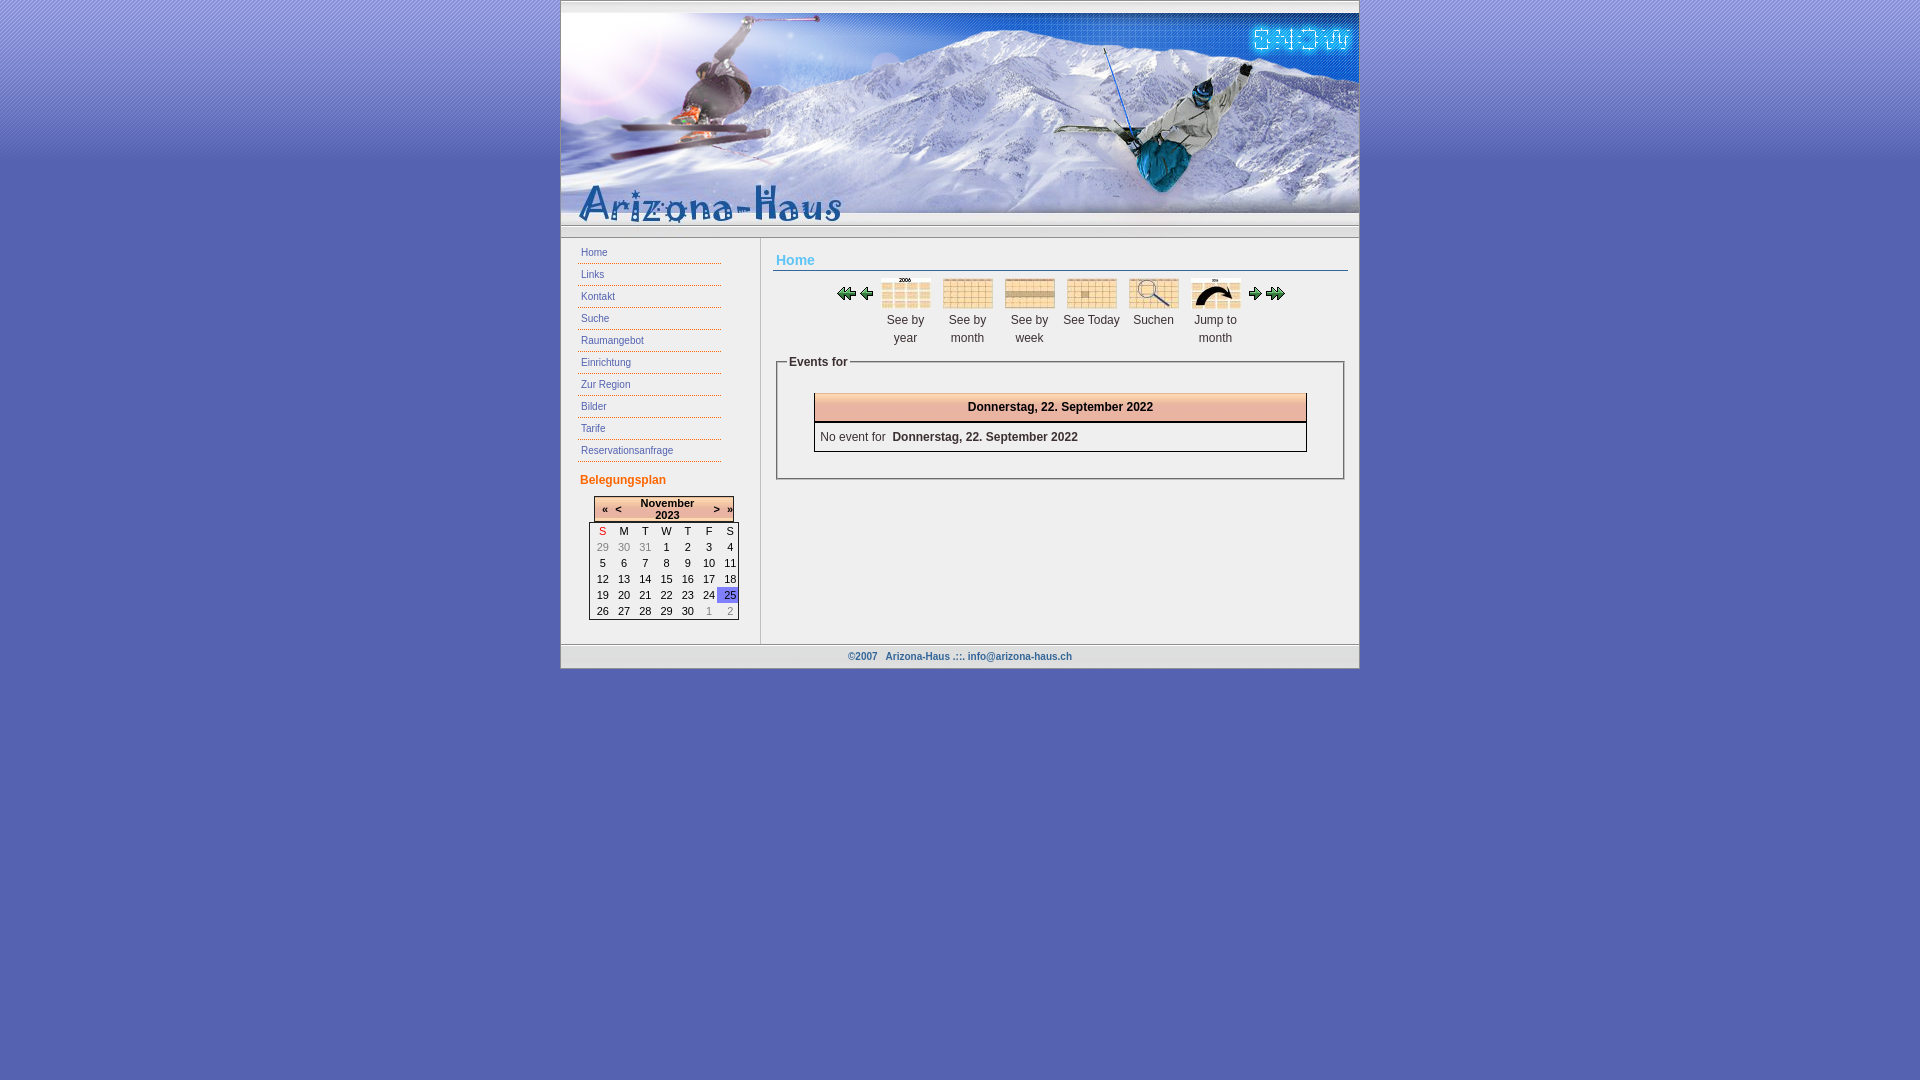  Describe the element at coordinates (644, 563) in the screenshot. I see `'7'` at that location.